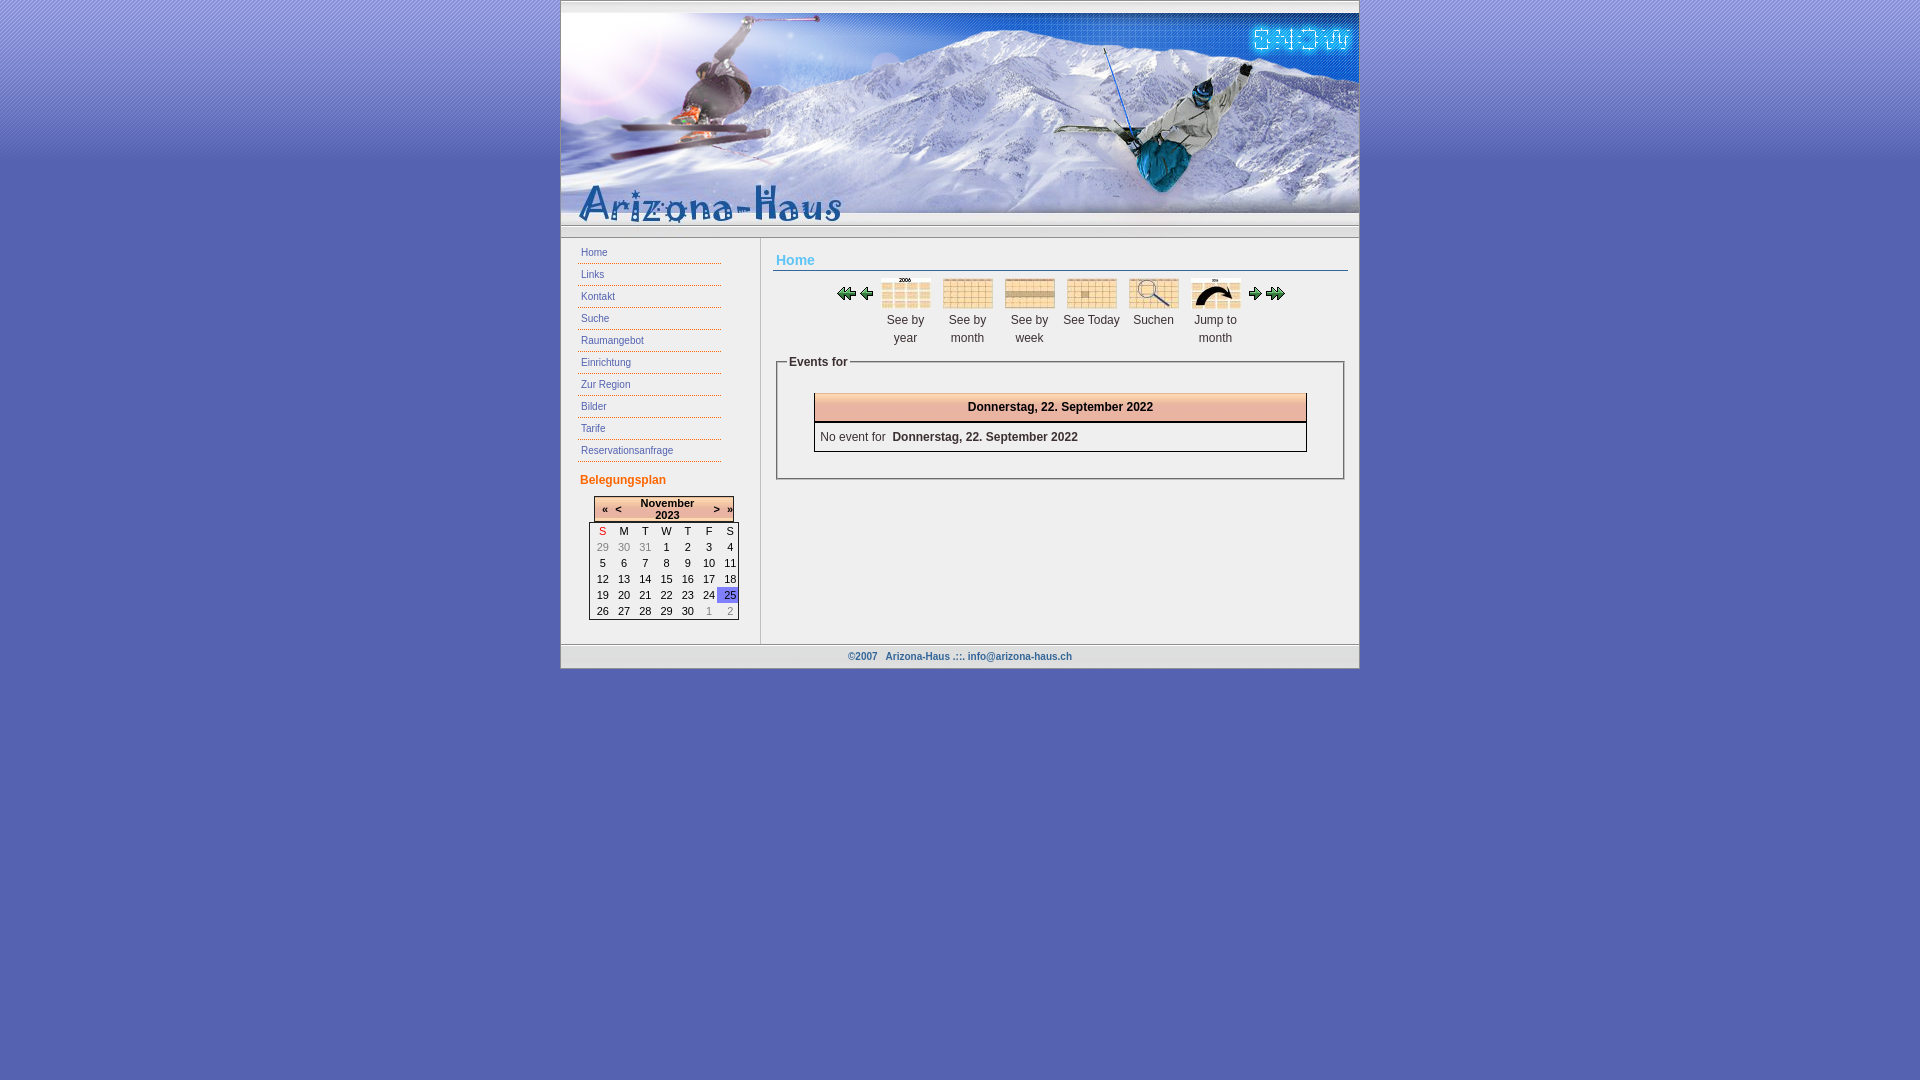  Describe the element at coordinates (644, 563) in the screenshot. I see `'7'` at that location.